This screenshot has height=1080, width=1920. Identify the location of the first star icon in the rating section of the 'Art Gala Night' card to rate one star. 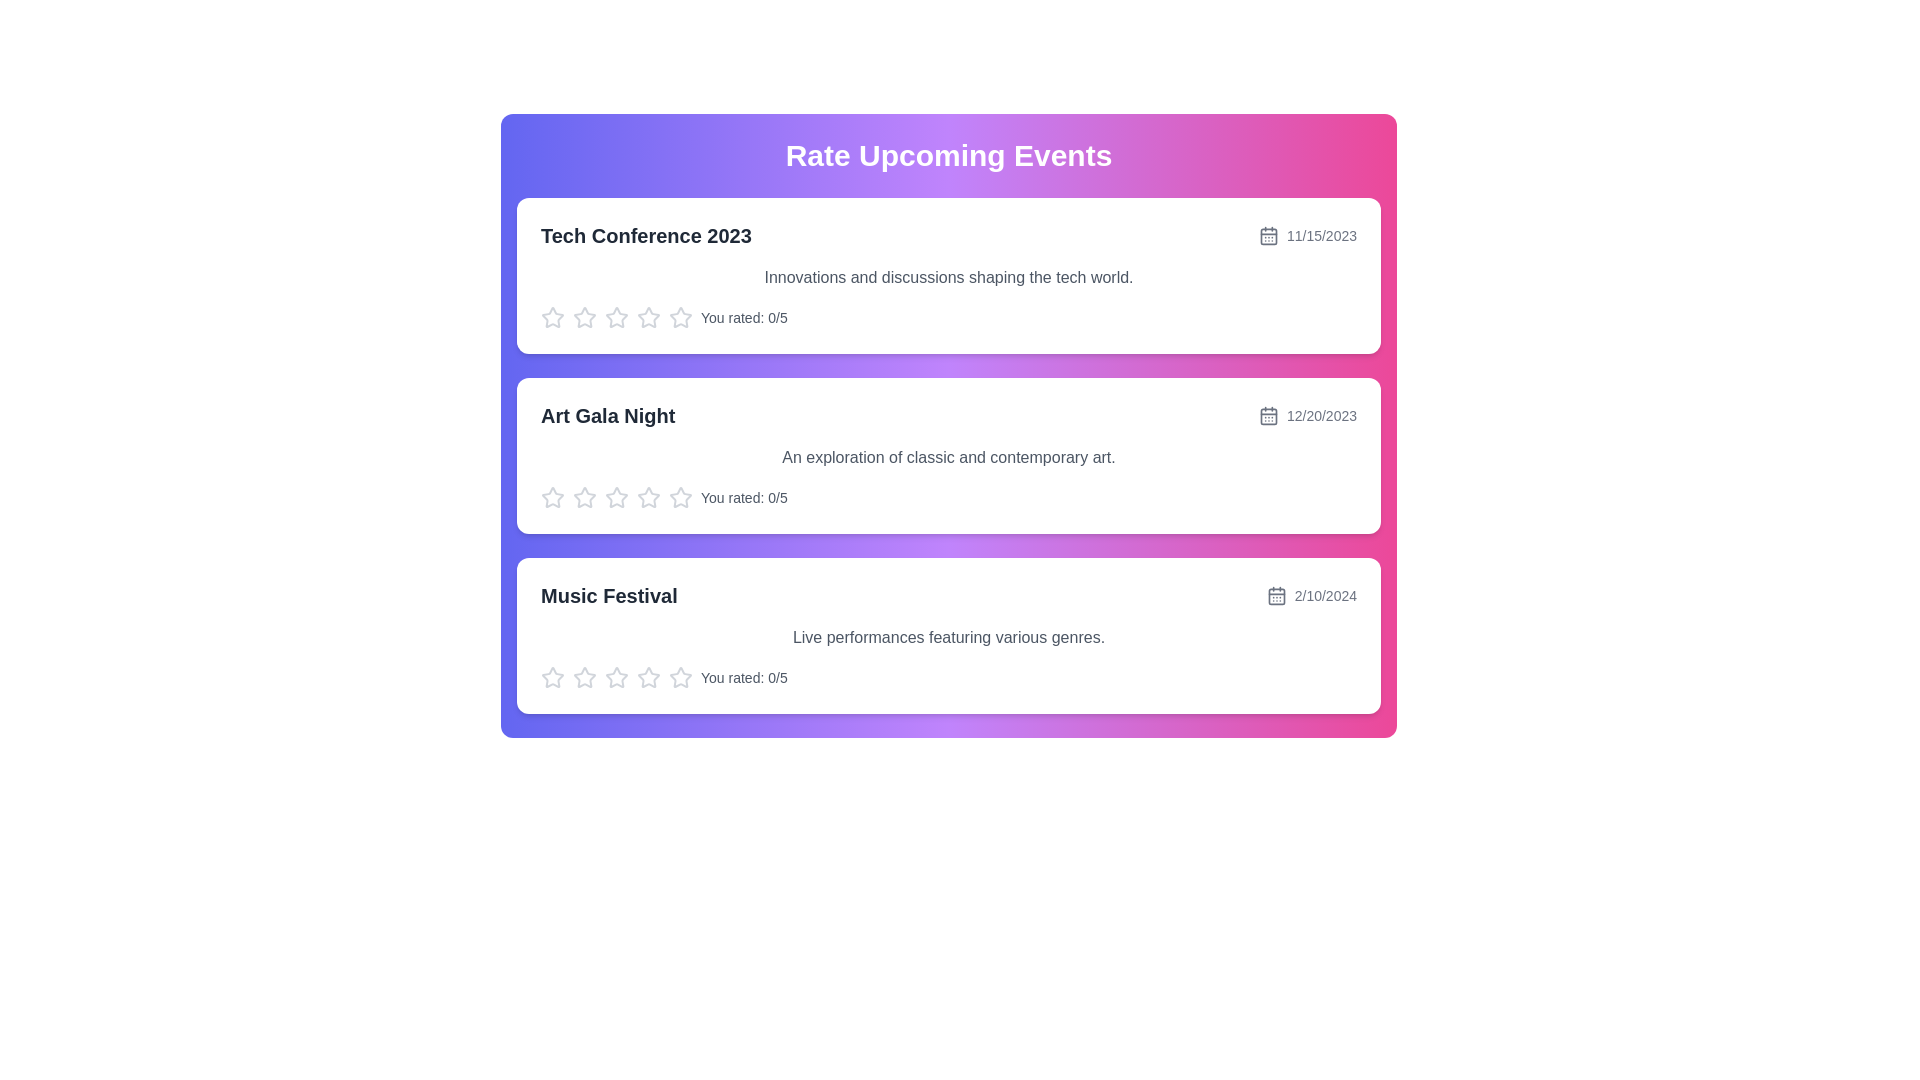
(616, 496).